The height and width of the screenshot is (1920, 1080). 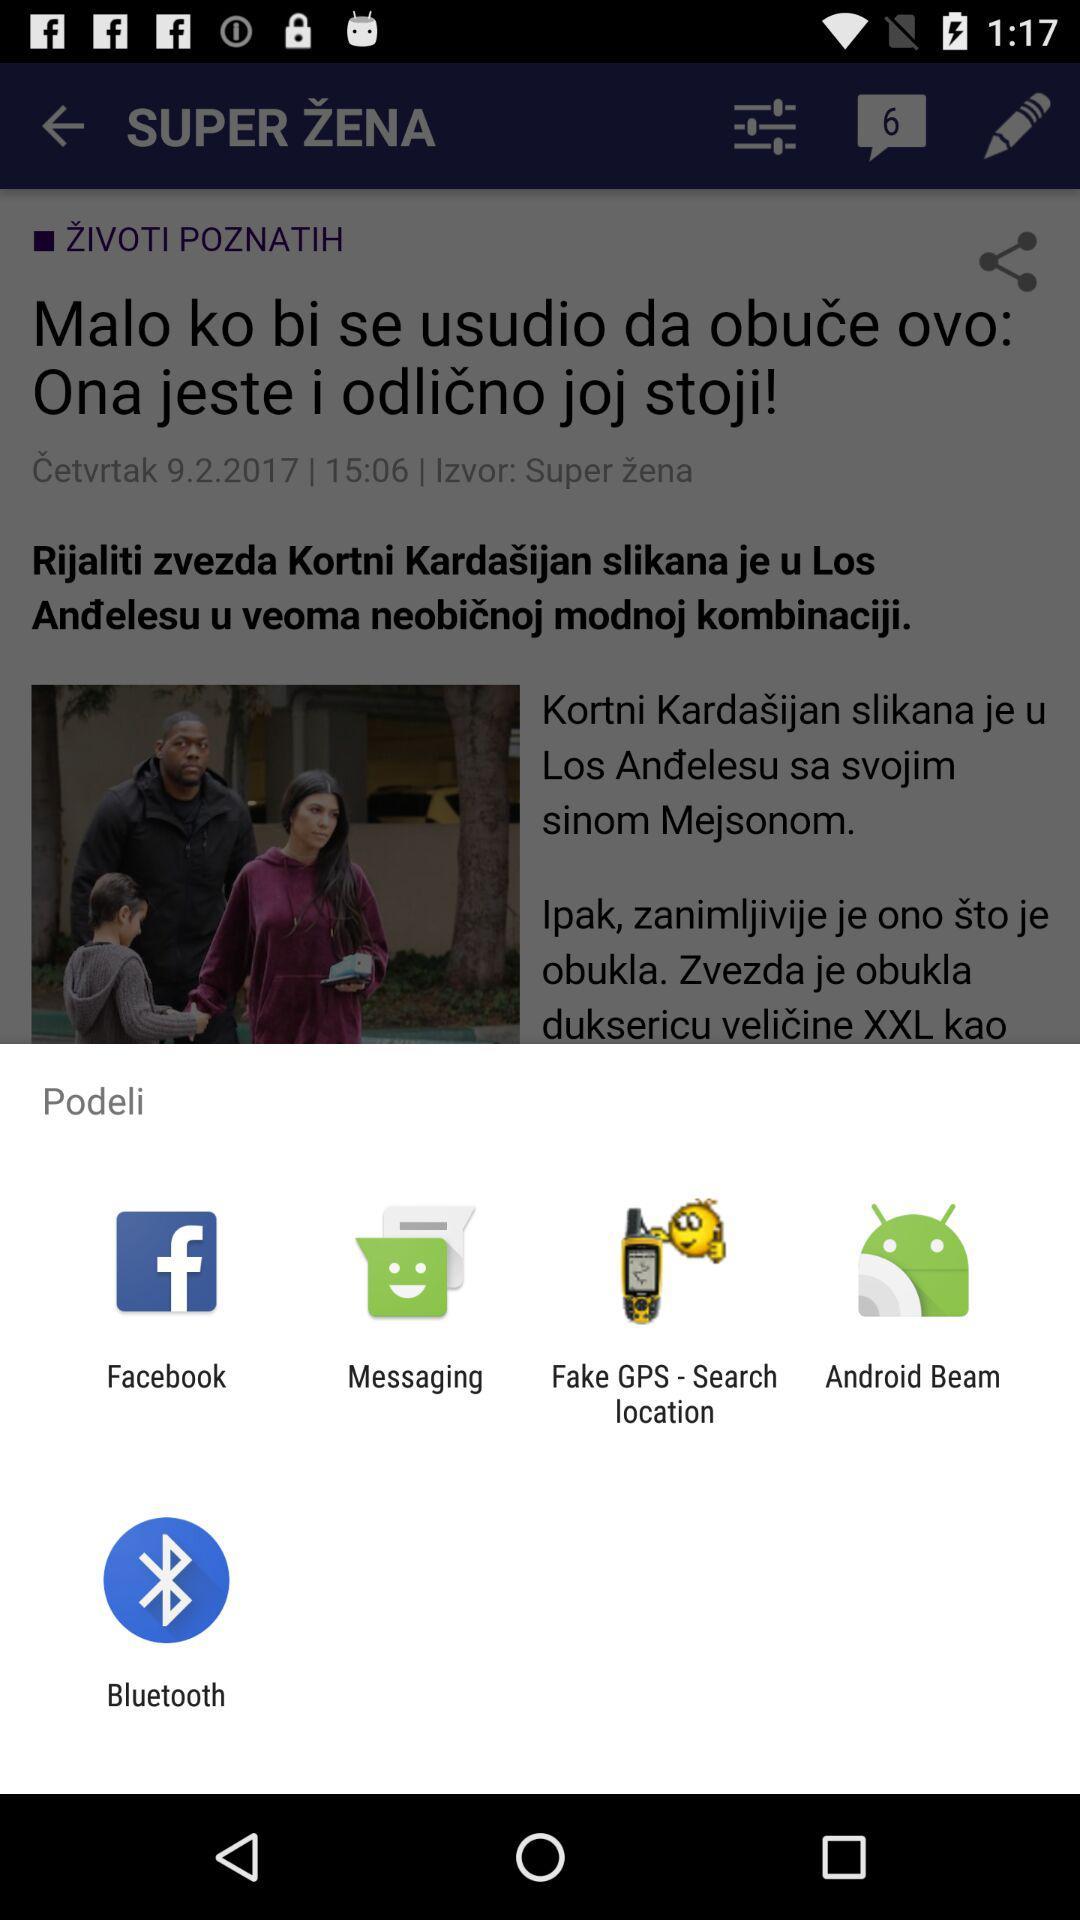 What do you see at coordinates (414, 1392) in the screenshot?
I see `icon to the right of facebook app` at bounding box center [414, 1392].